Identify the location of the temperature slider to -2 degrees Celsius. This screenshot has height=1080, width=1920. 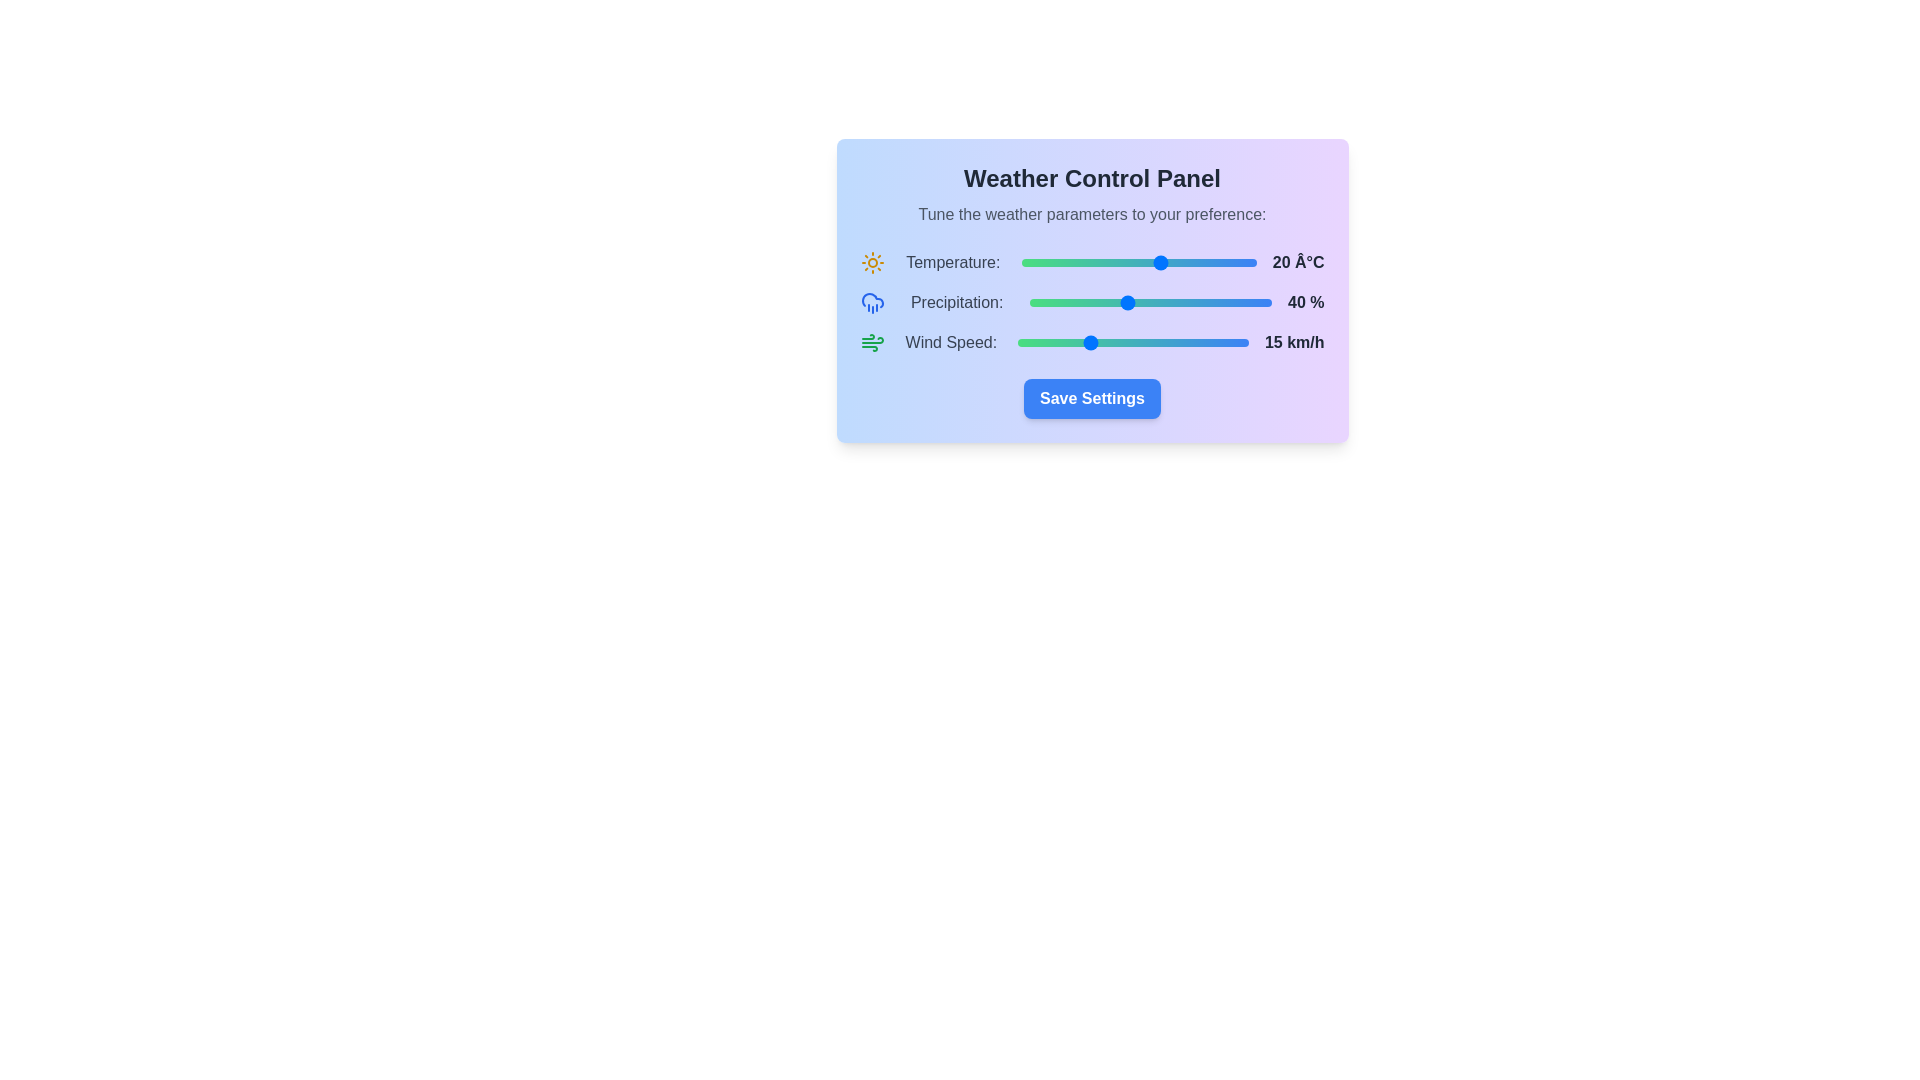
(1058, 261).